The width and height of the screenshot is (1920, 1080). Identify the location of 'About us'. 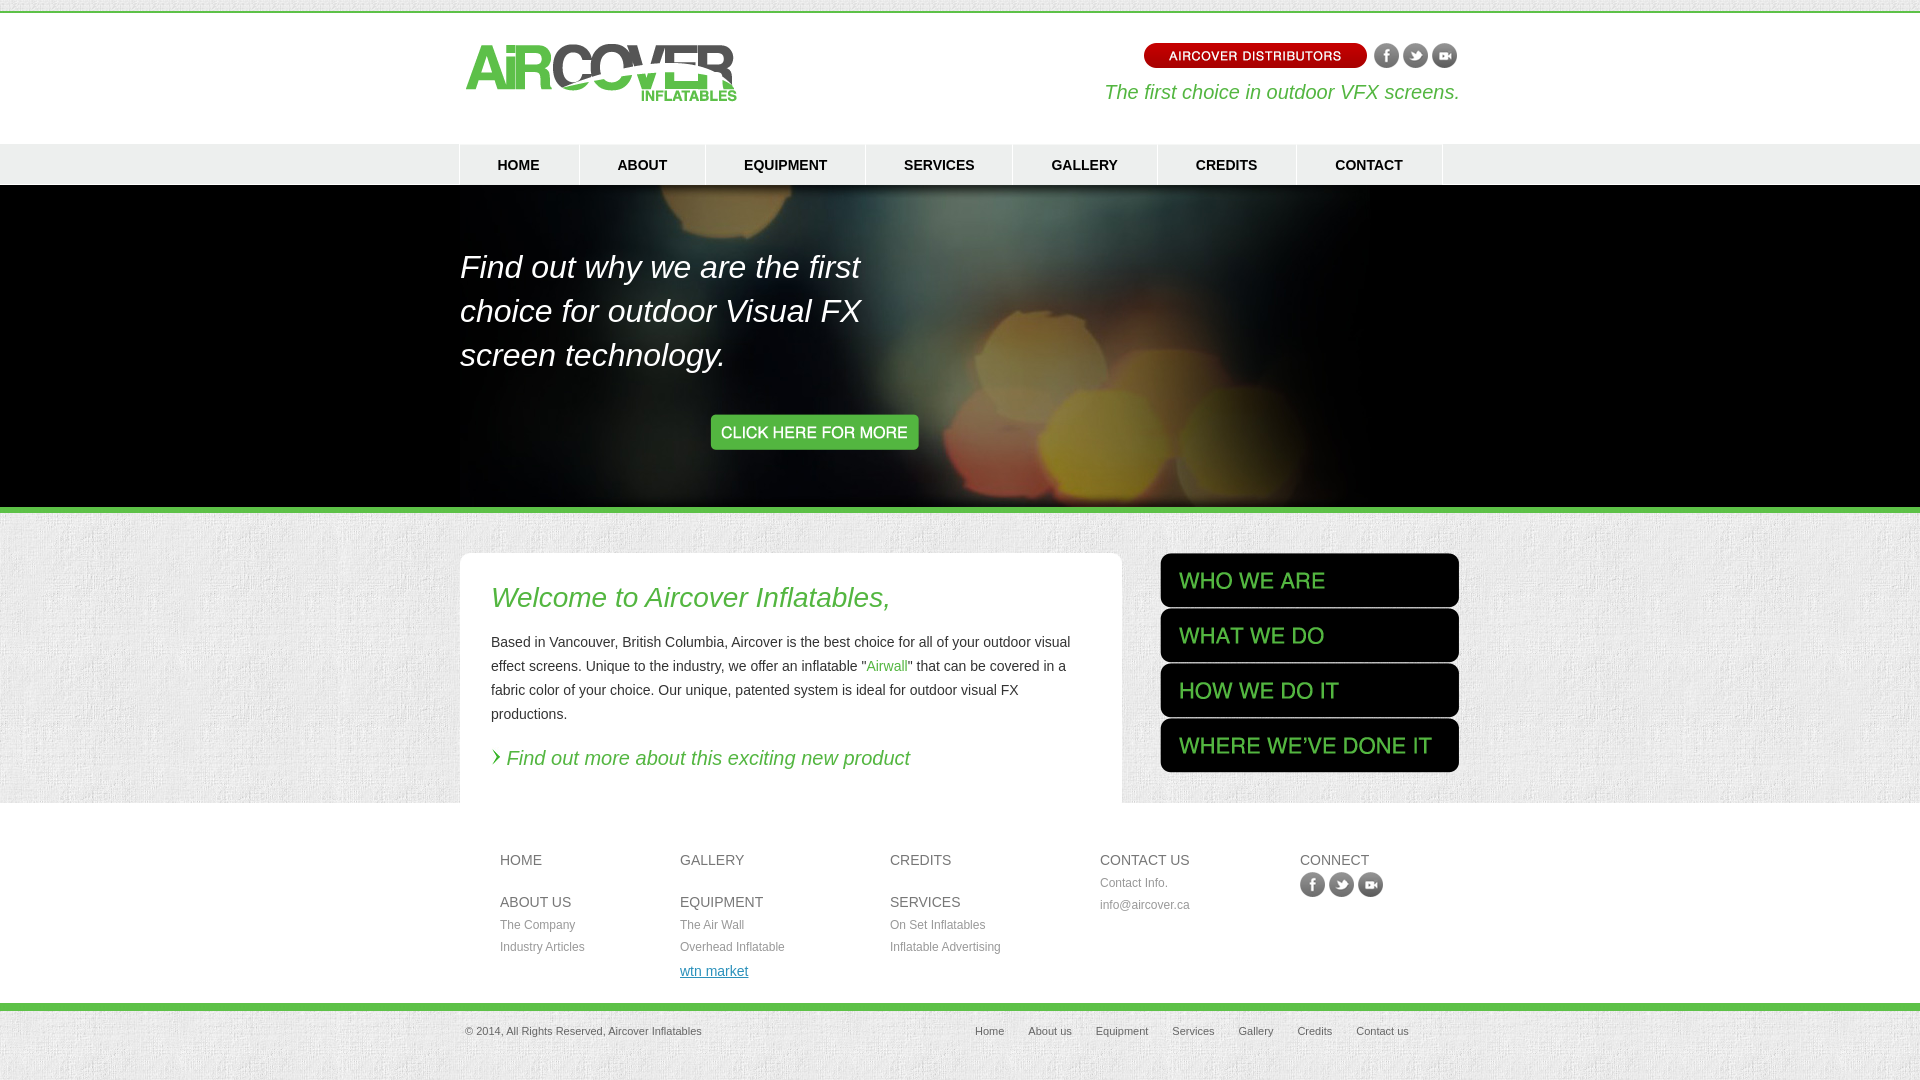
(1012, 1030).